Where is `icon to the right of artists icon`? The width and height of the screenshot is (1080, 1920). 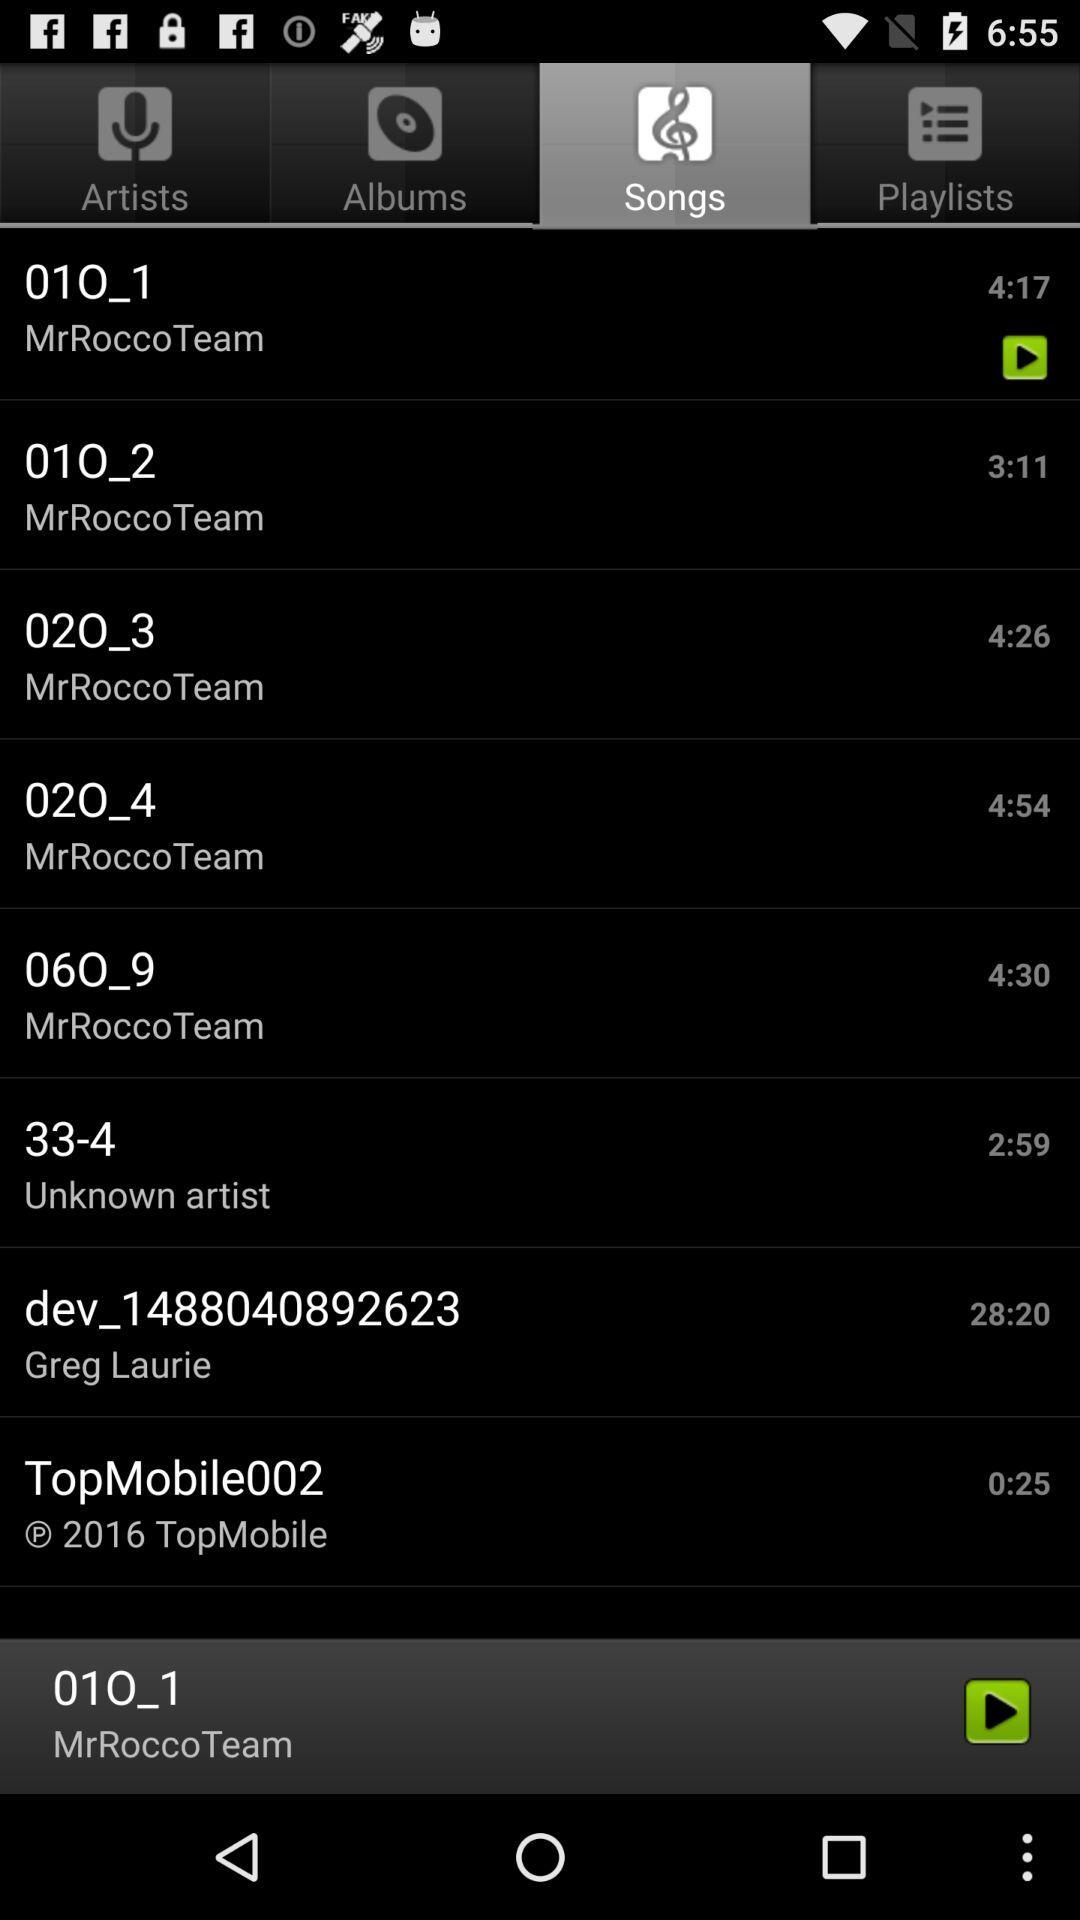 icon to the right of artists icon is located at coordinates (675, 146).